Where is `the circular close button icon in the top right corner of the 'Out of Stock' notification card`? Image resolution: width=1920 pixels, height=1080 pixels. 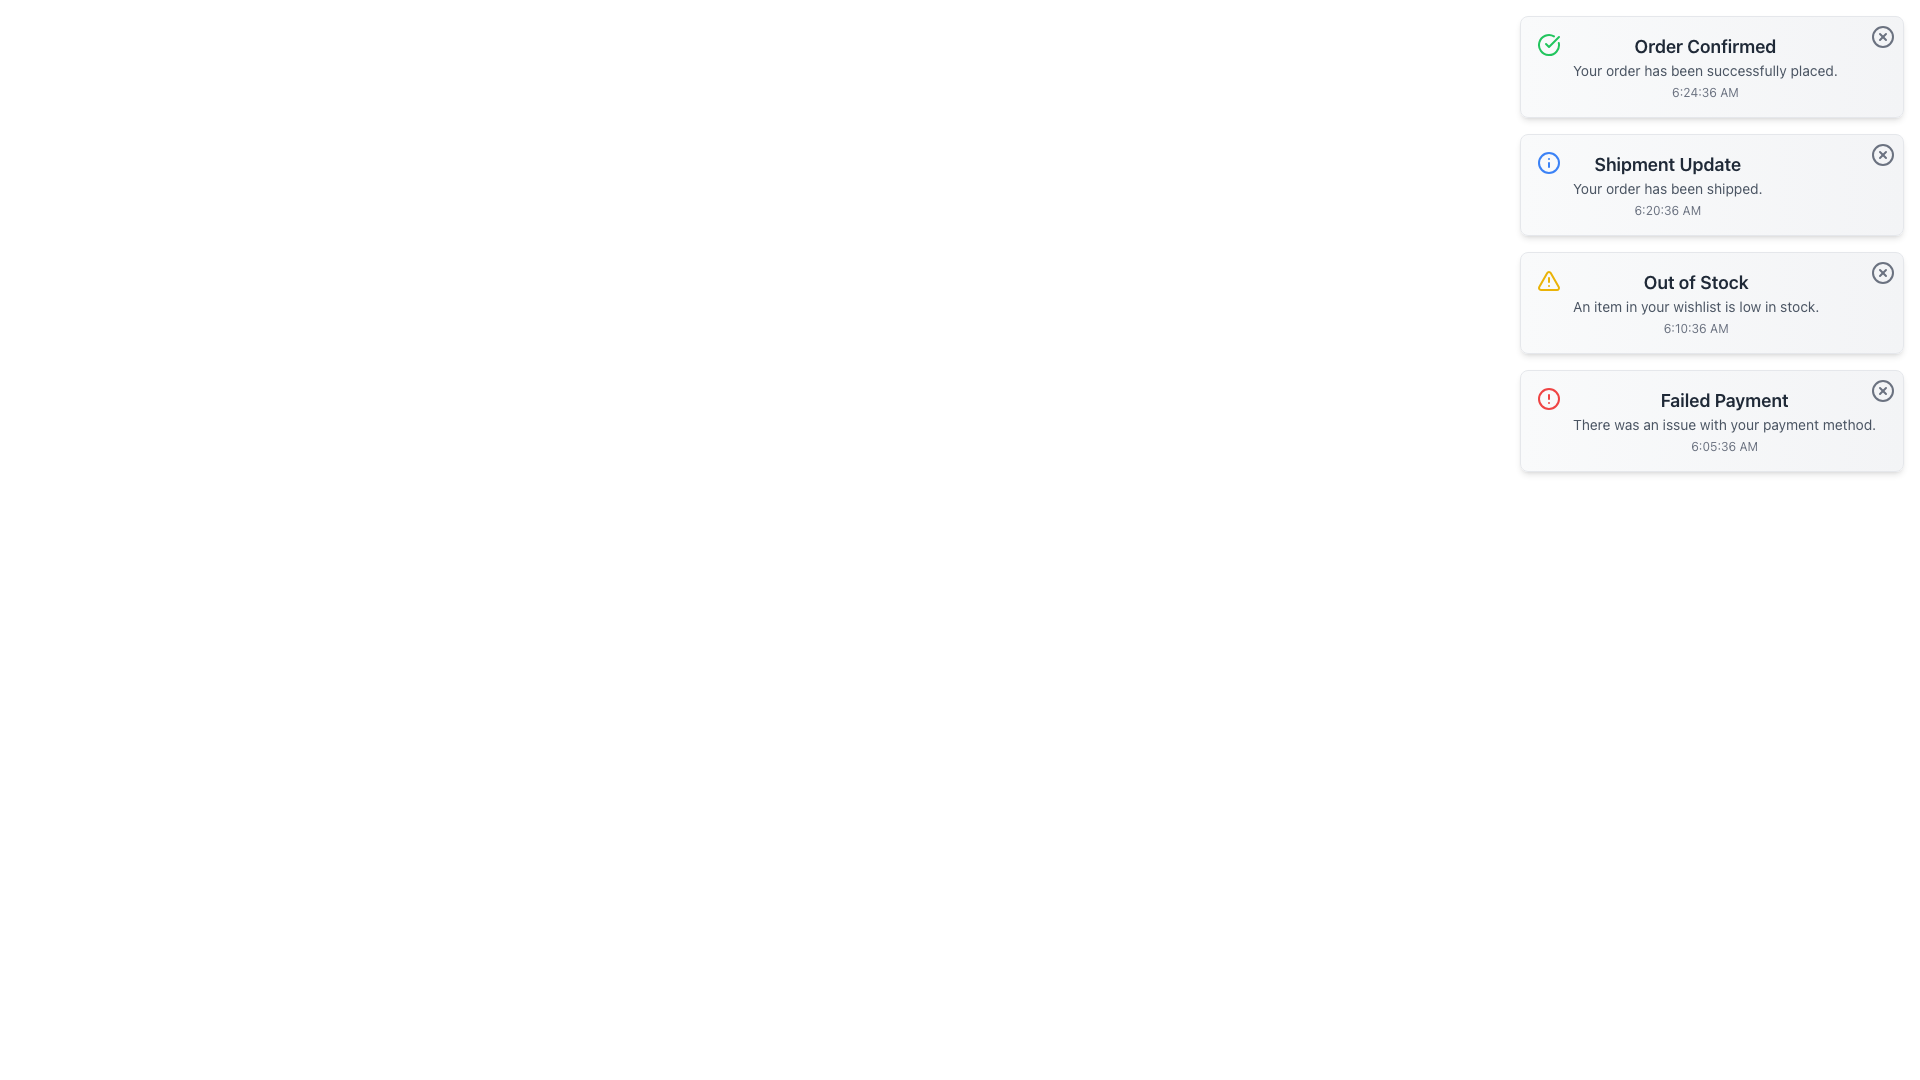 the circular close button icon in the top right corner of the 'Out of Stock' notification card is located at coordinates (1881, 273).